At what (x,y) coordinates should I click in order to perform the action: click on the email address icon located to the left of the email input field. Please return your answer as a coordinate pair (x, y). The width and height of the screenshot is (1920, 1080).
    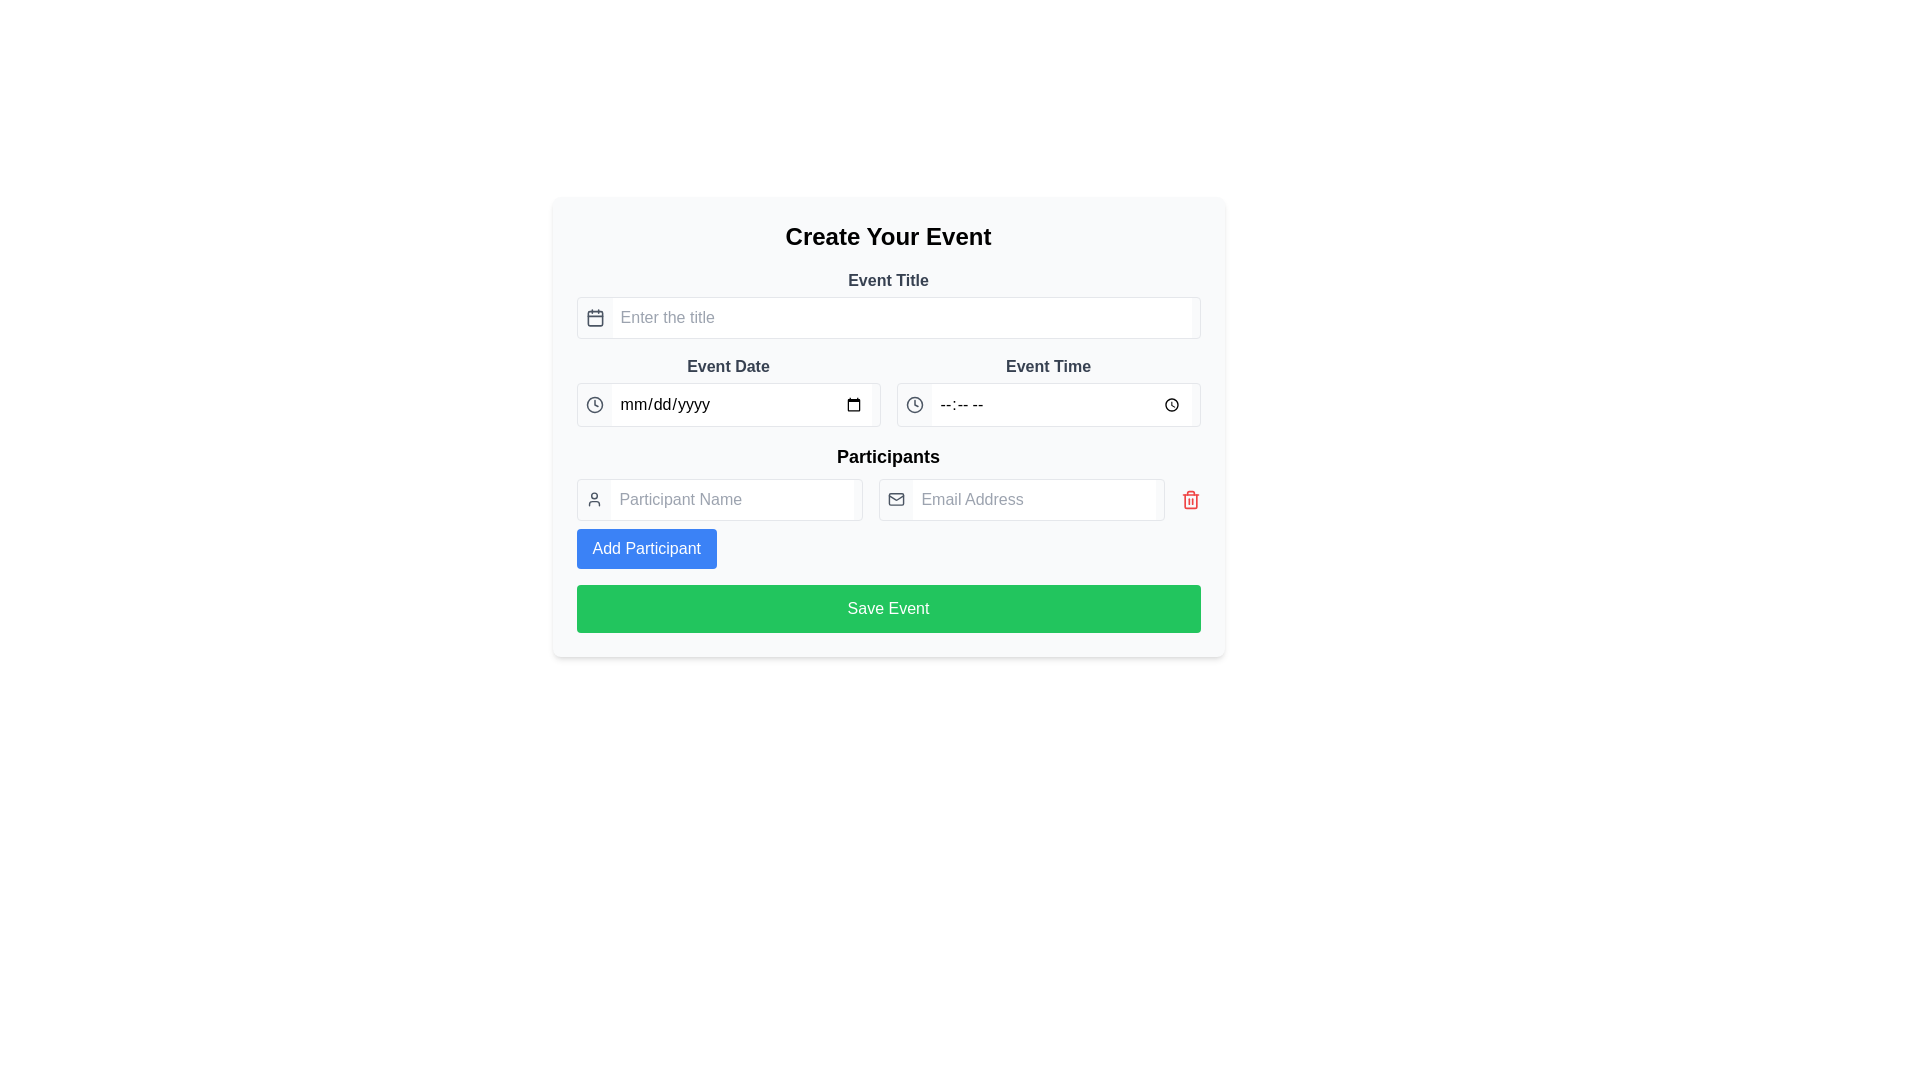
    Looking at the image, I should click on (895, 499).